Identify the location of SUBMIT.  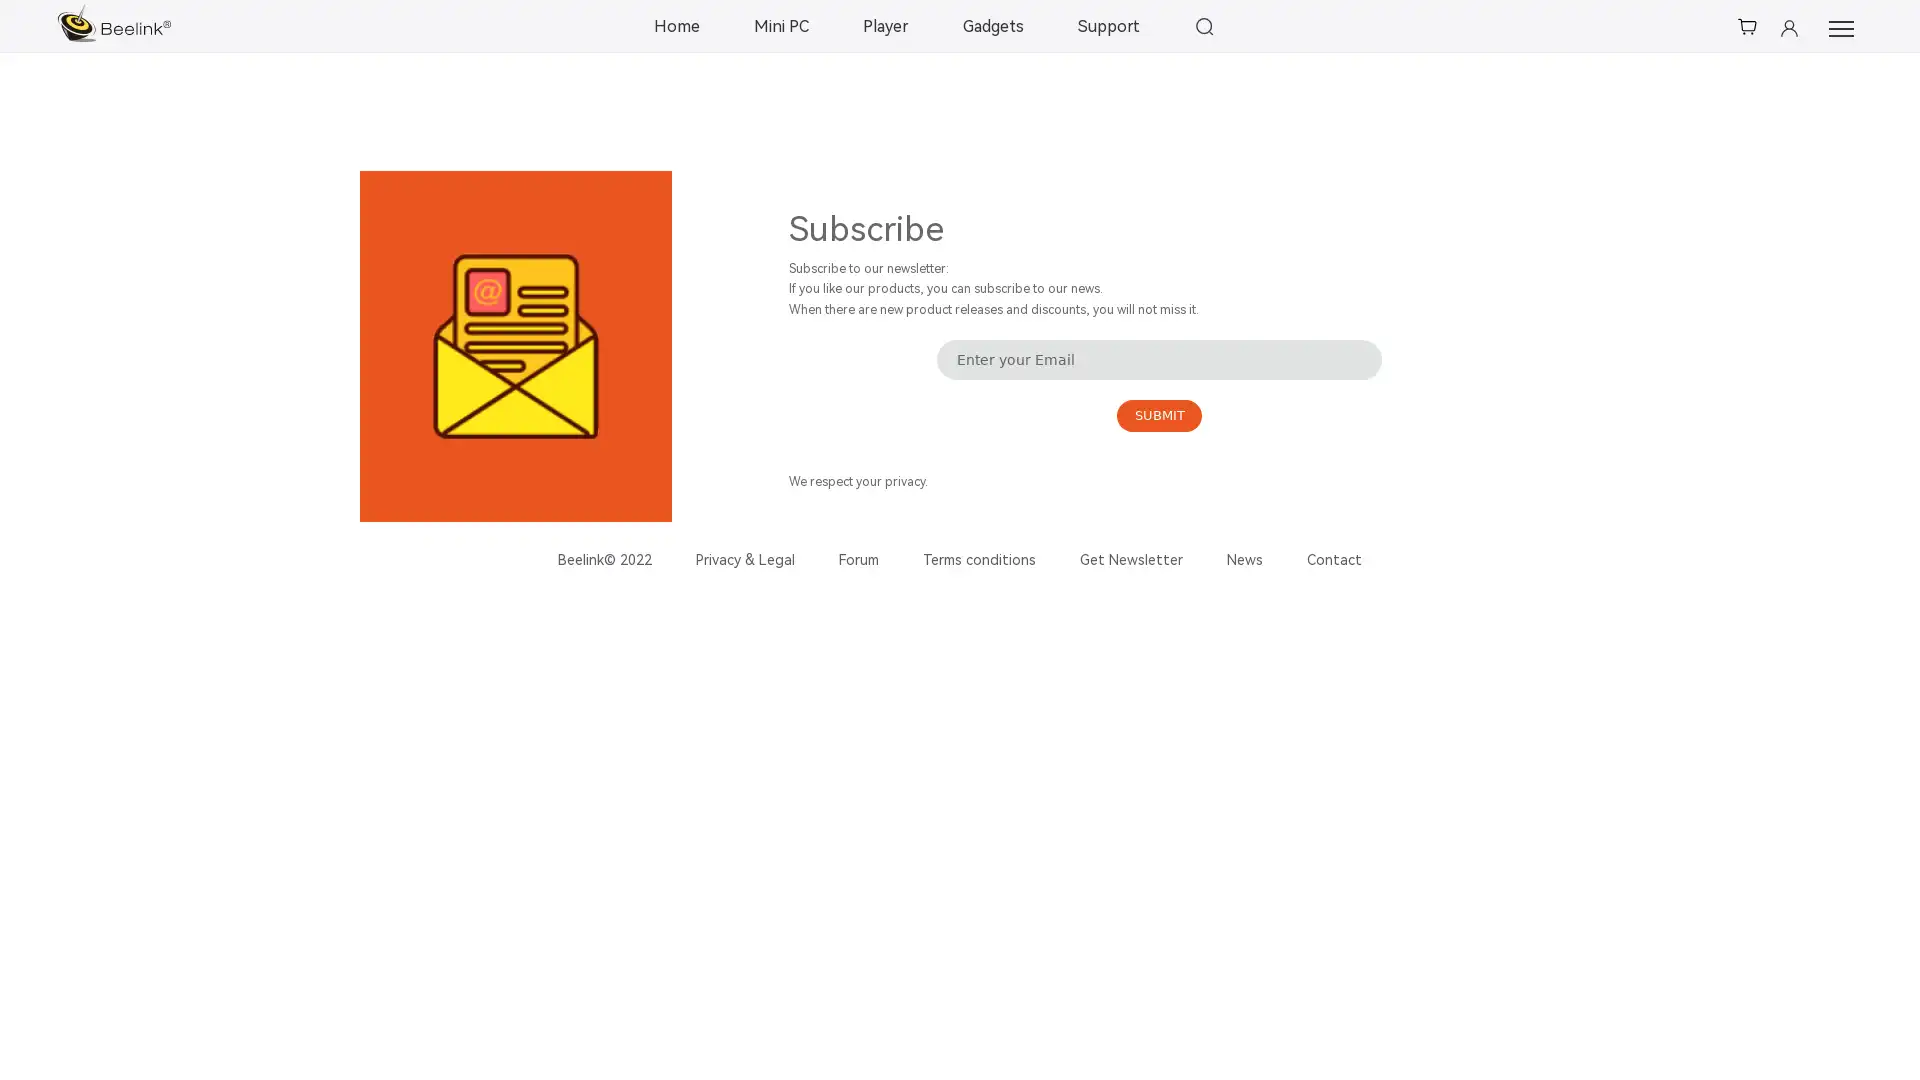
(1159, 414).